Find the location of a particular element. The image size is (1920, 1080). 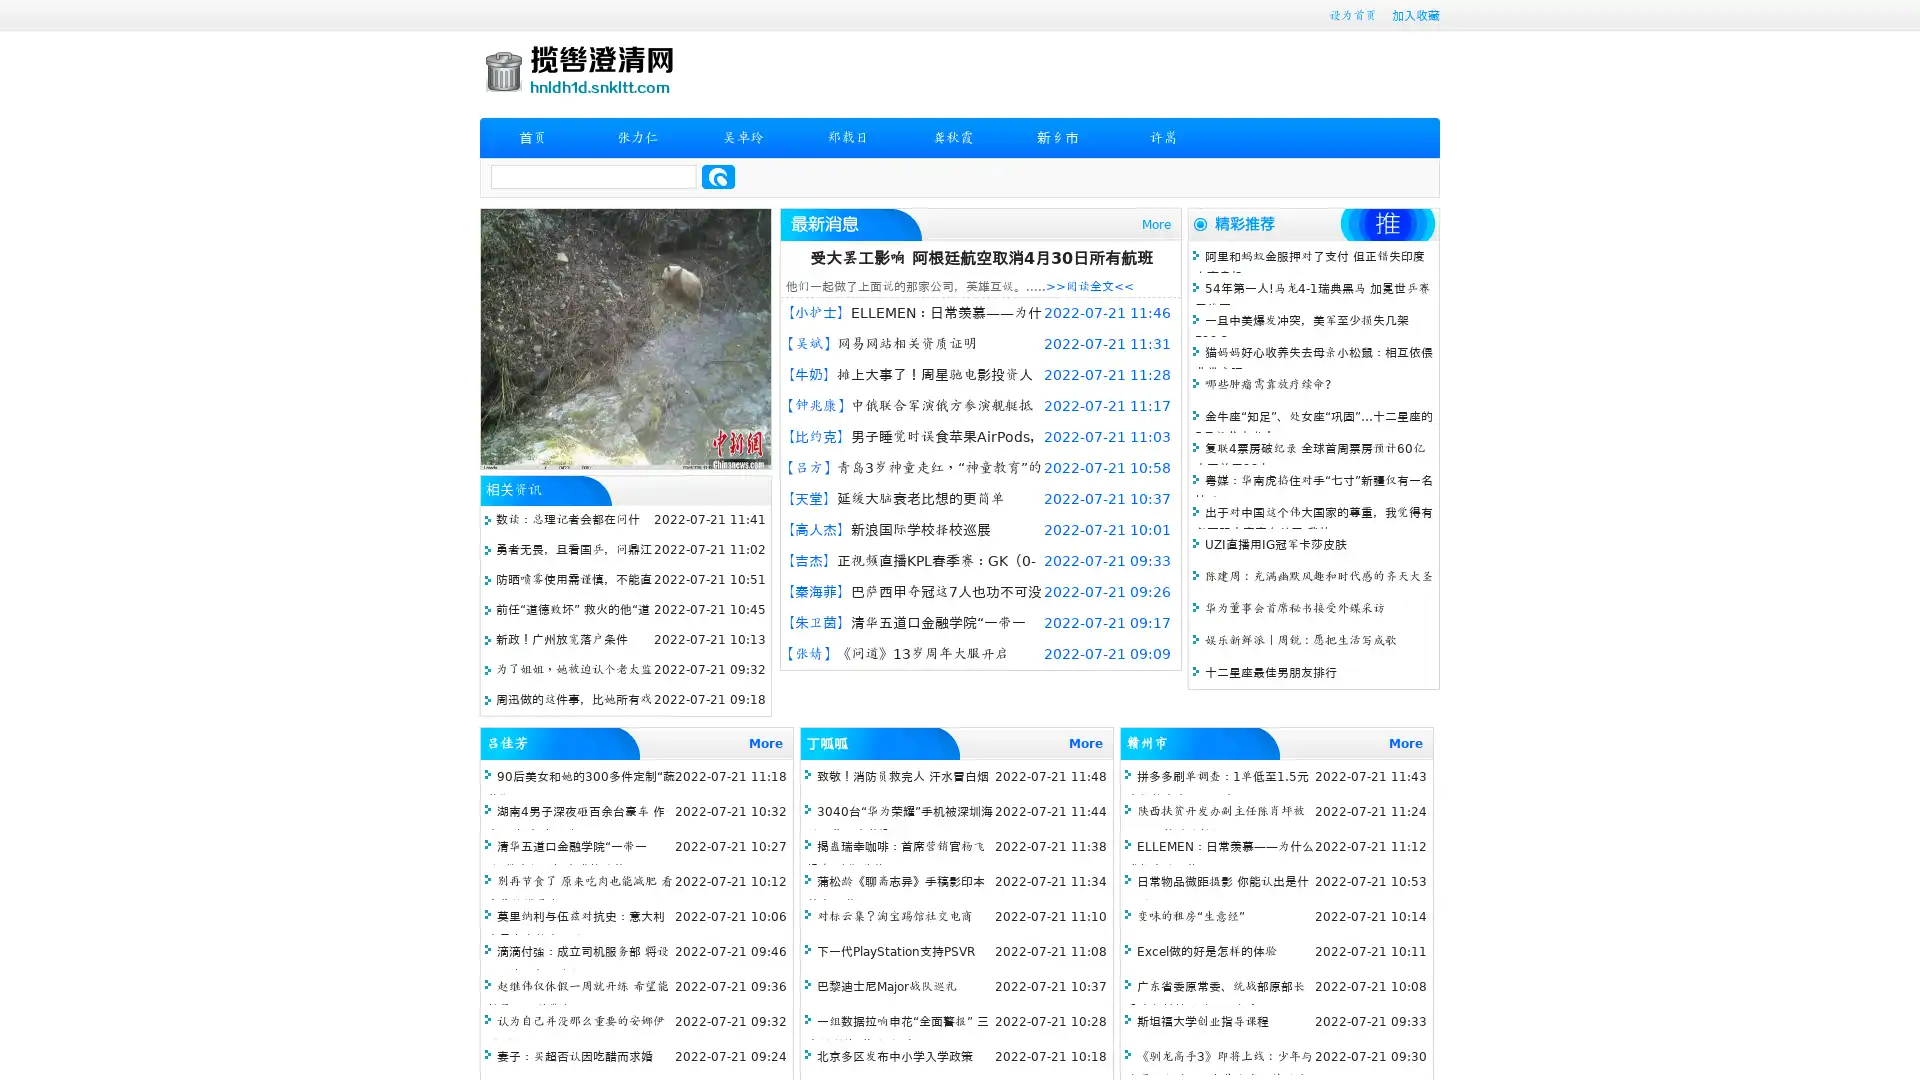

Search is located at coordinates (718, 176).